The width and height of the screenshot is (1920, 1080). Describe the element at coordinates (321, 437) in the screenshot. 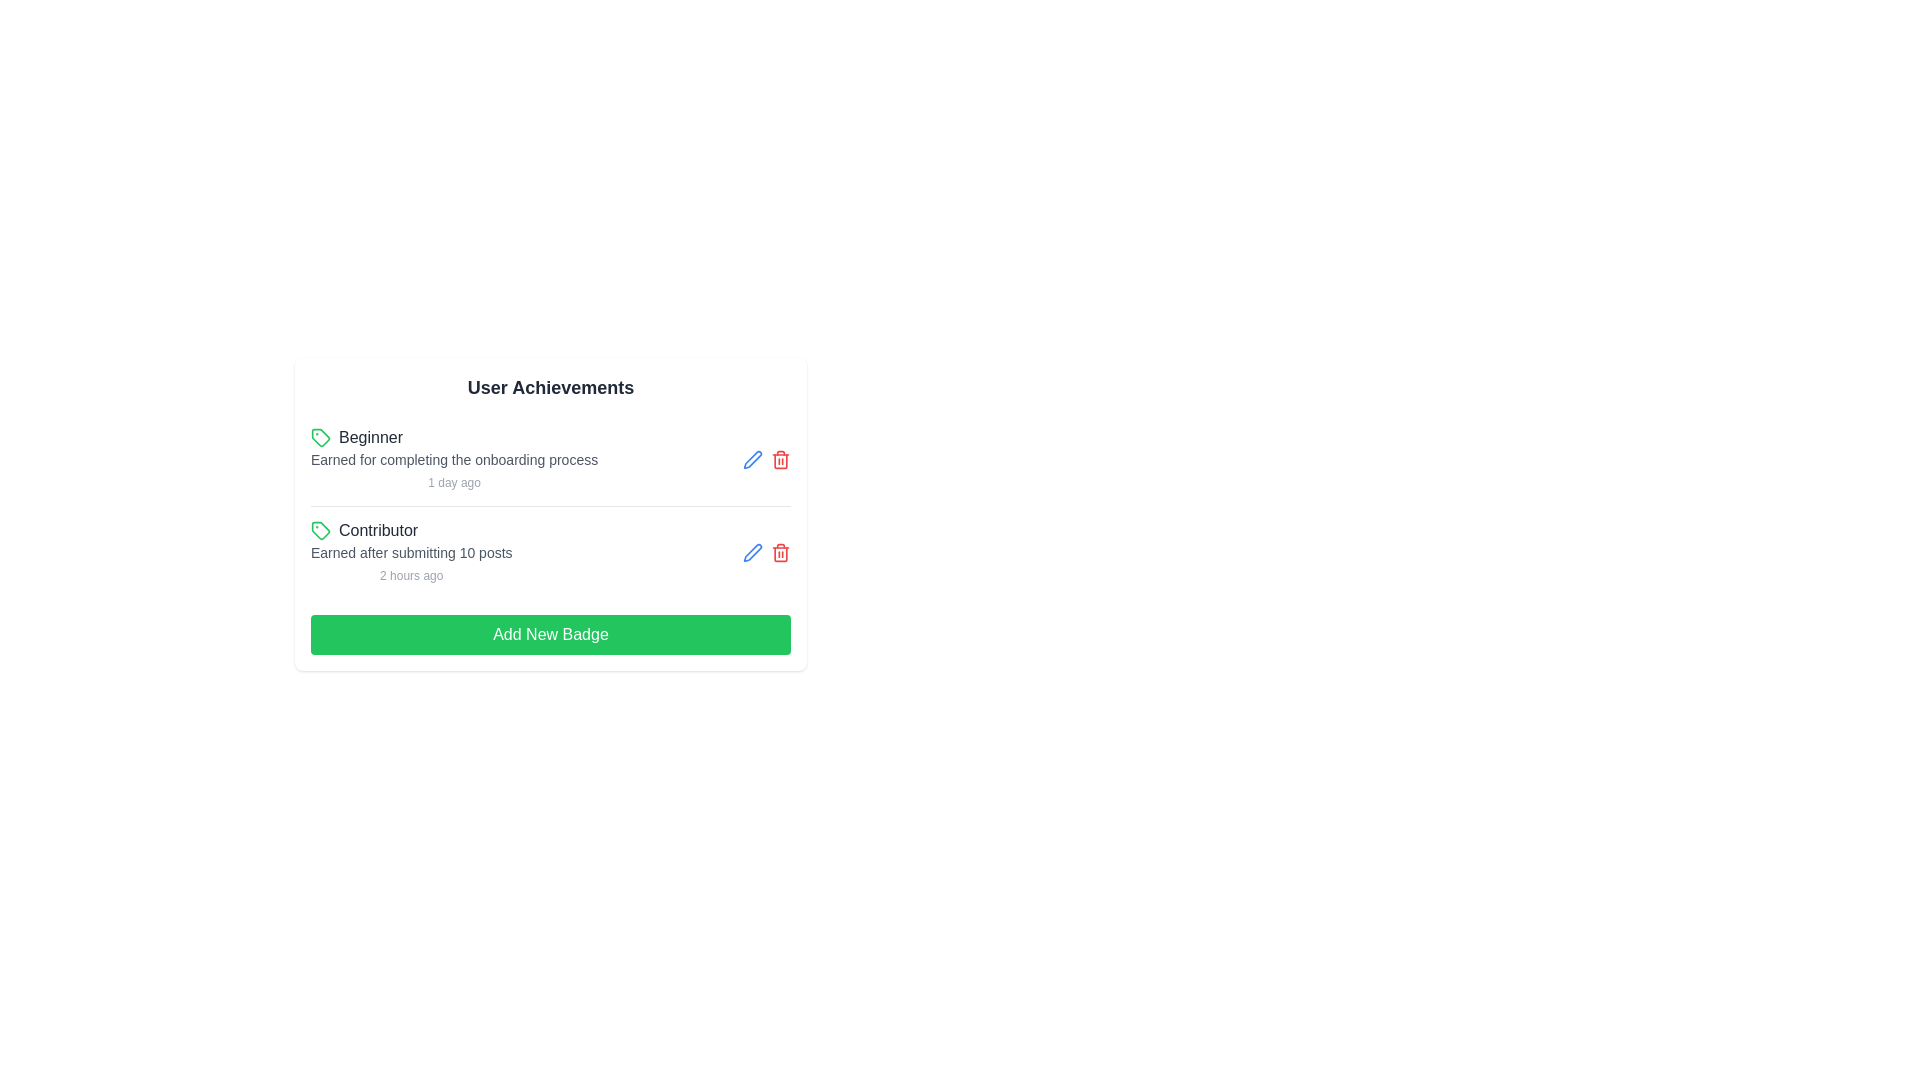

I see `the tag-shaped icon located next to the 'Contributor' badge in the 'User Achievements' section` at that location.